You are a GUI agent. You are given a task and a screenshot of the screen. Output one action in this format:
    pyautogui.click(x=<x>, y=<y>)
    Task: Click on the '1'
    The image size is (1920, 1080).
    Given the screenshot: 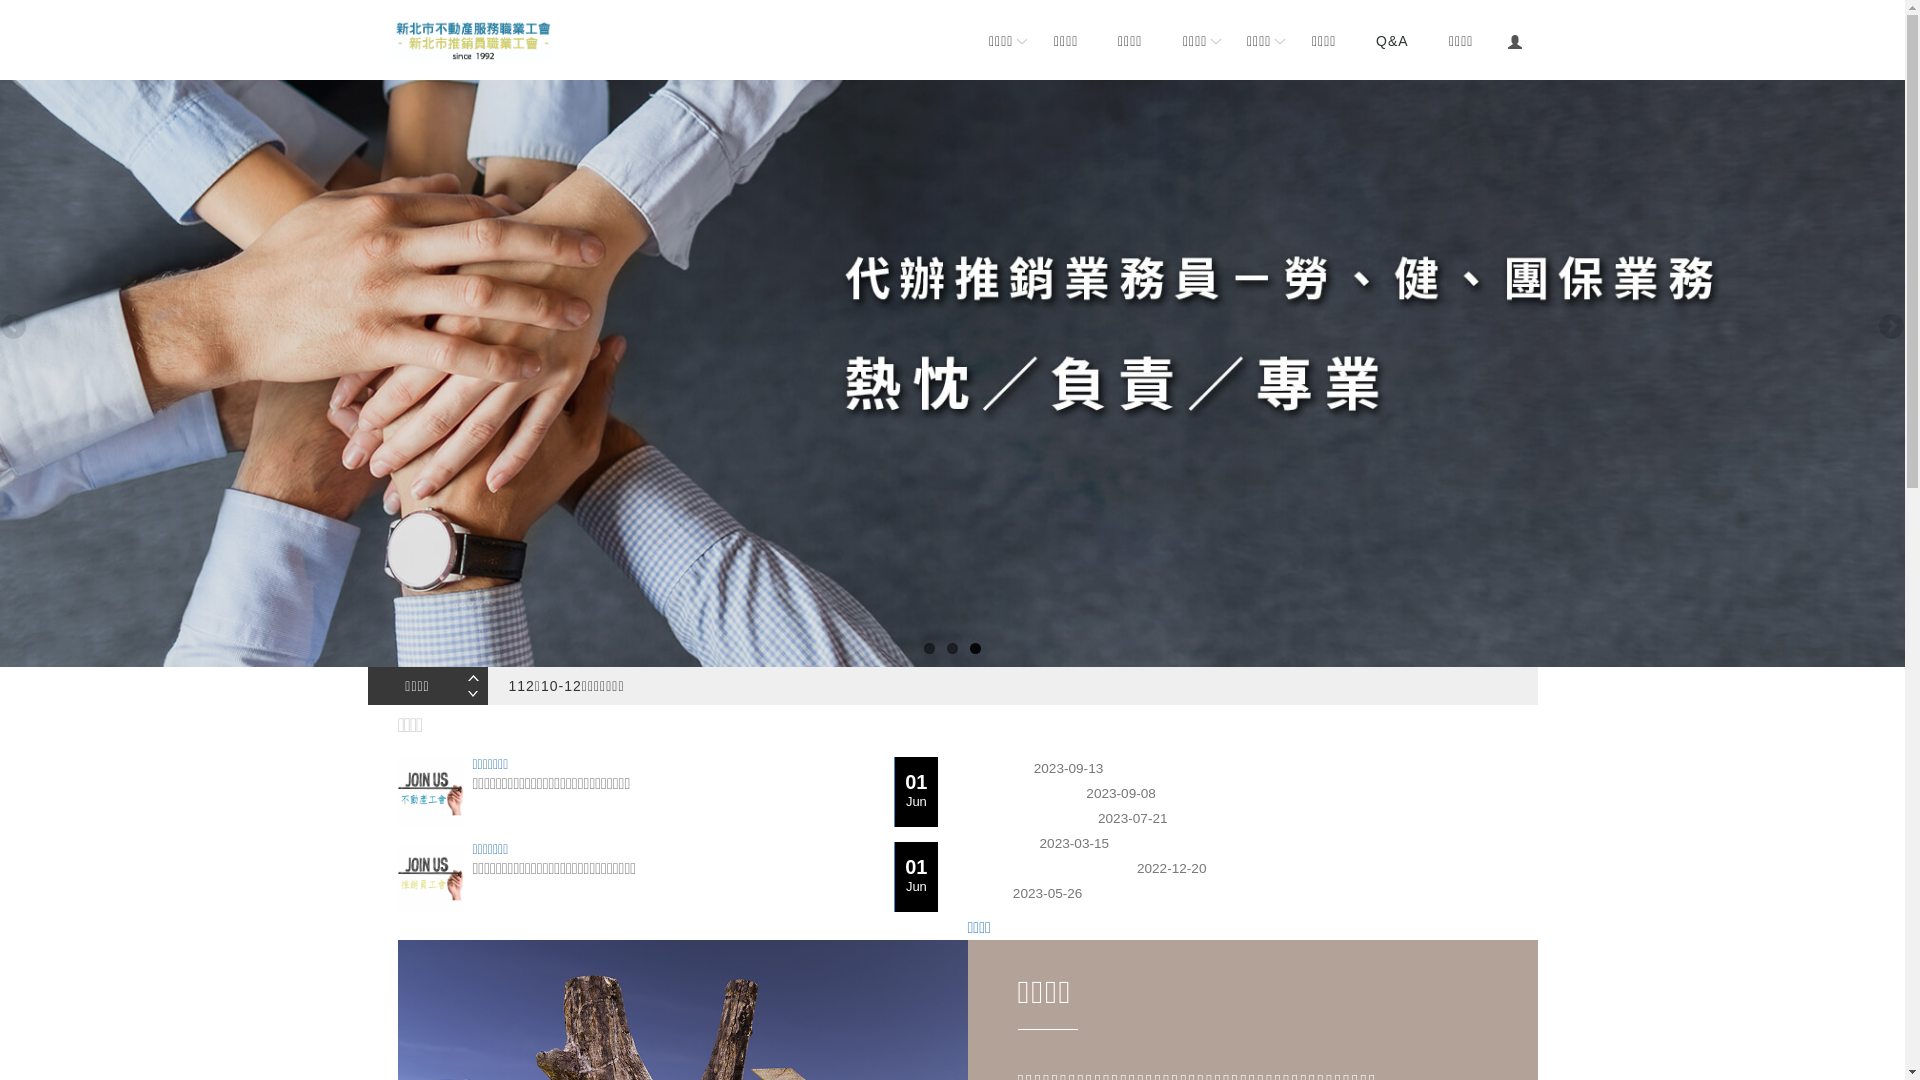 What is the action you would take?
    pyautogui.click(x=928, y=648)
    